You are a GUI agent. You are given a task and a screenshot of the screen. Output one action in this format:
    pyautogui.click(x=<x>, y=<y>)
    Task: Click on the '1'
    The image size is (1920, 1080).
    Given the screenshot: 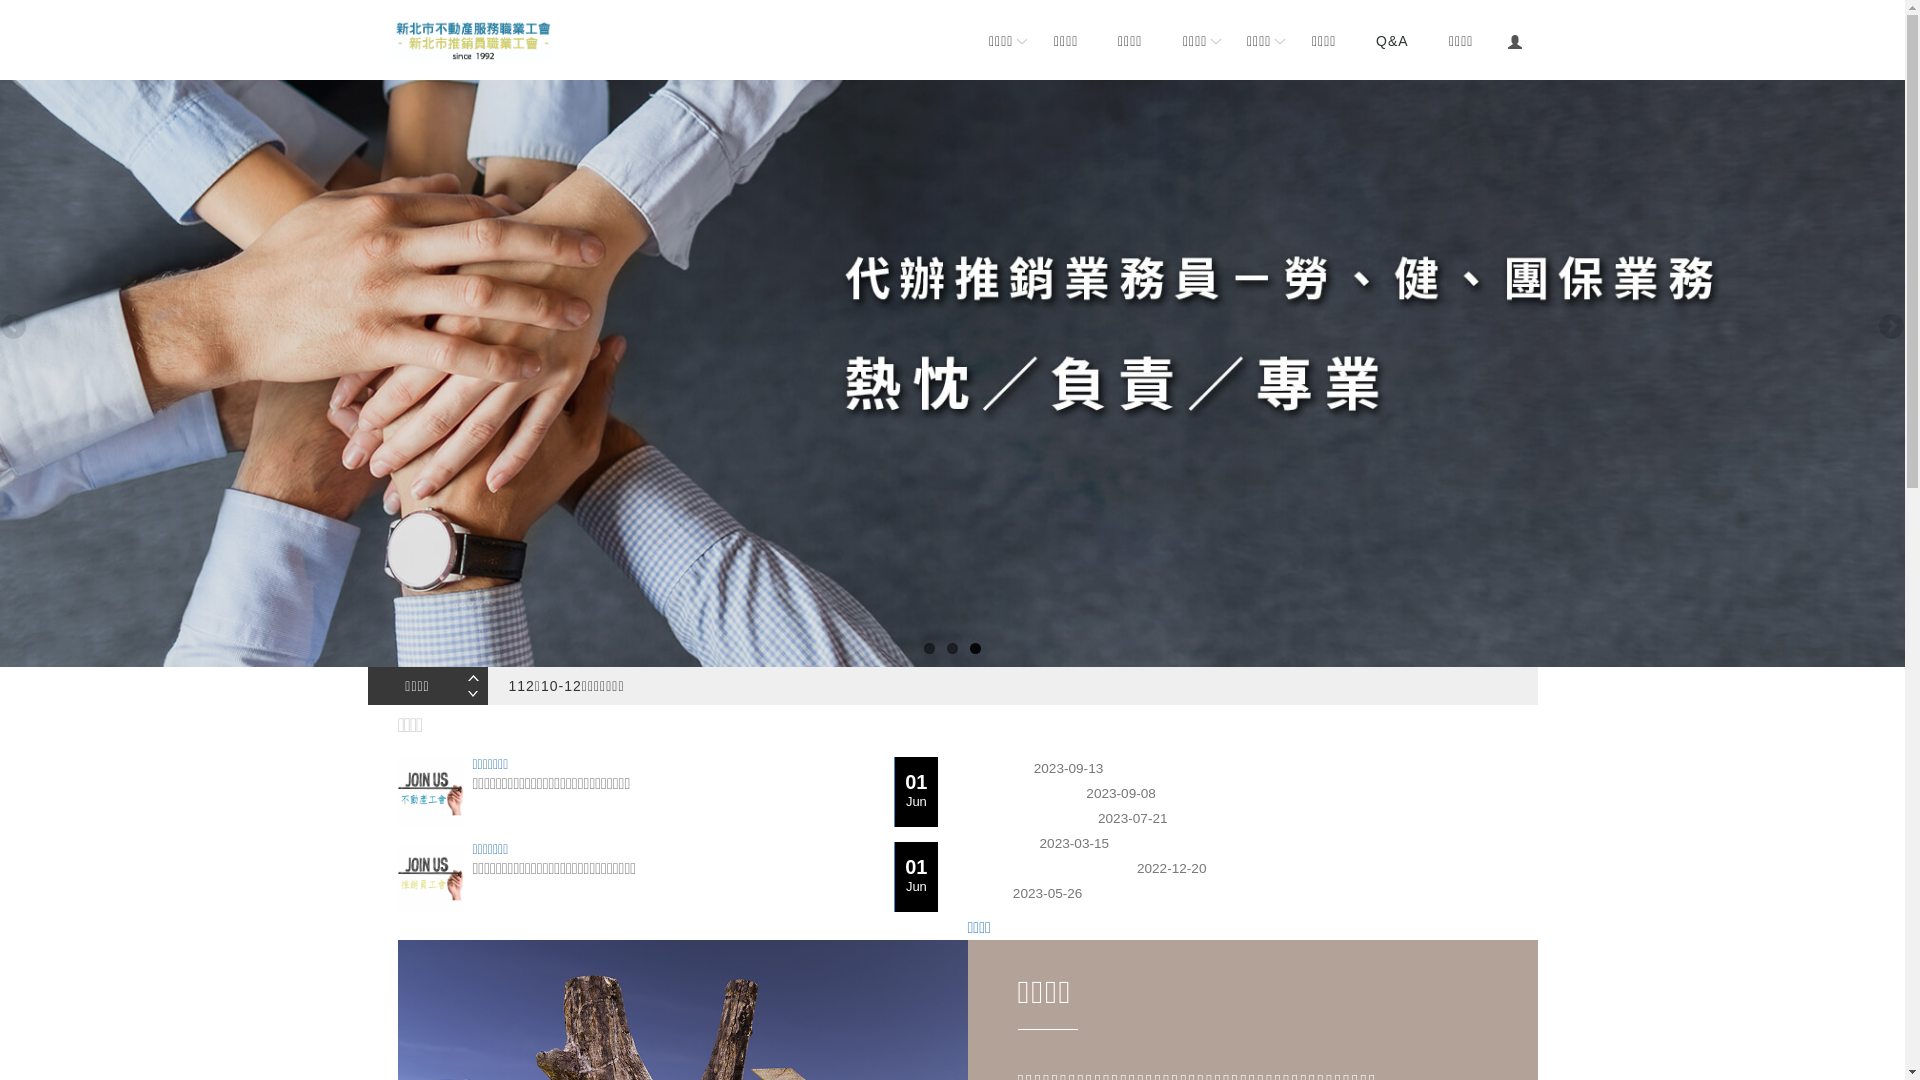 What is the action you would take?
    pyautogui.click(x=928, y=648)
    